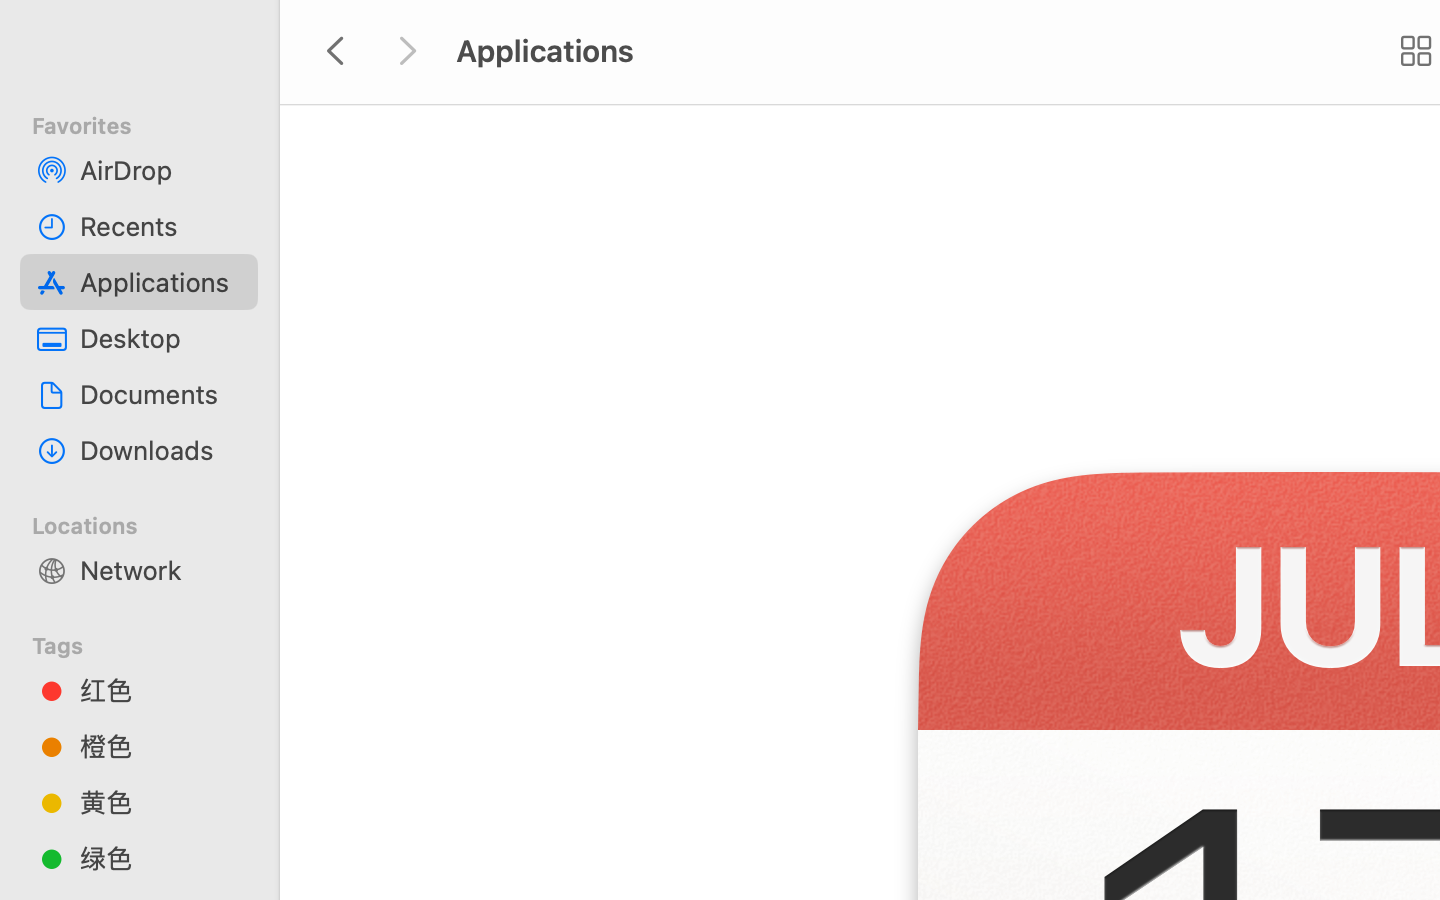 This screenshot has width=1440, height=900. Describe the element at coordinates (159, 338) in the screenshot. I see `'Desktop'` at that location.